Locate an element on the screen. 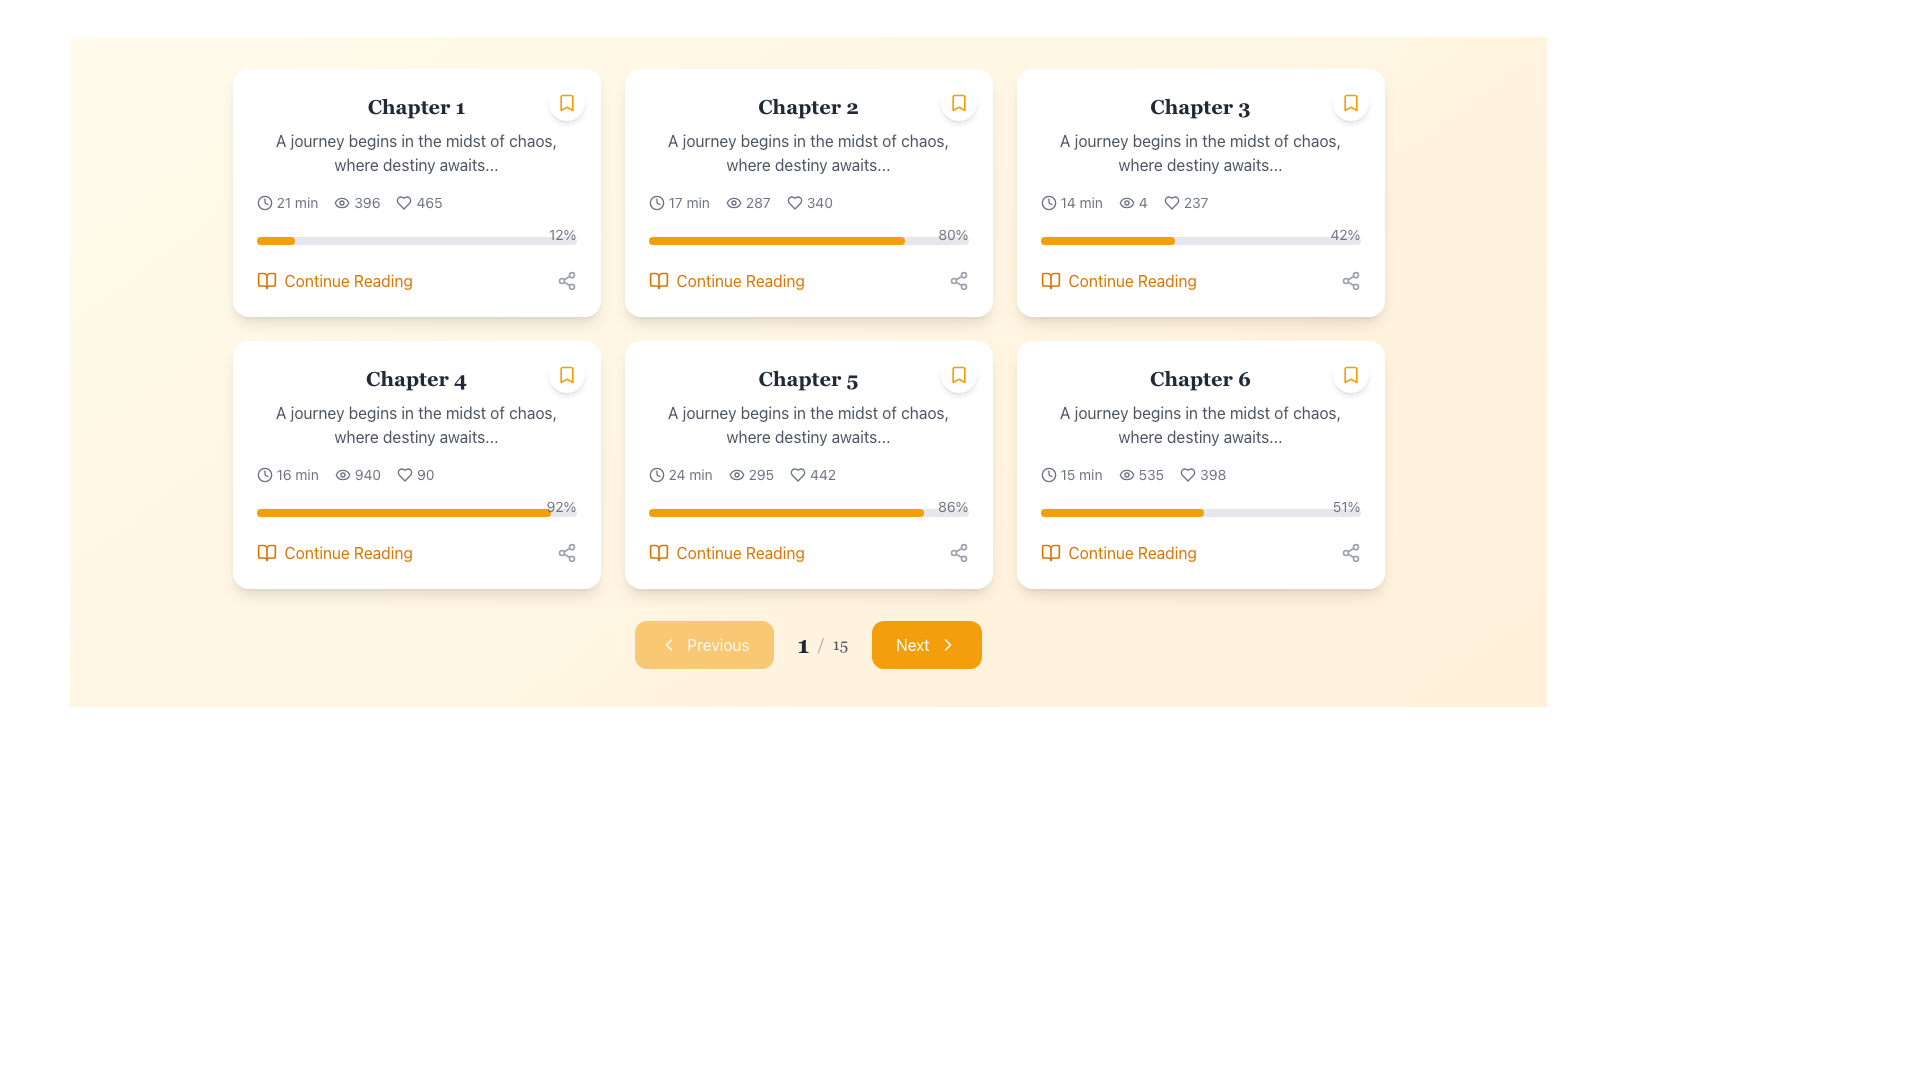  the displayed information in the Informational Row located in the bottom section of the 'Chapter 6' card, which shows the estimated reading time, number of views, and likes is located at coordinates (1200, 474).